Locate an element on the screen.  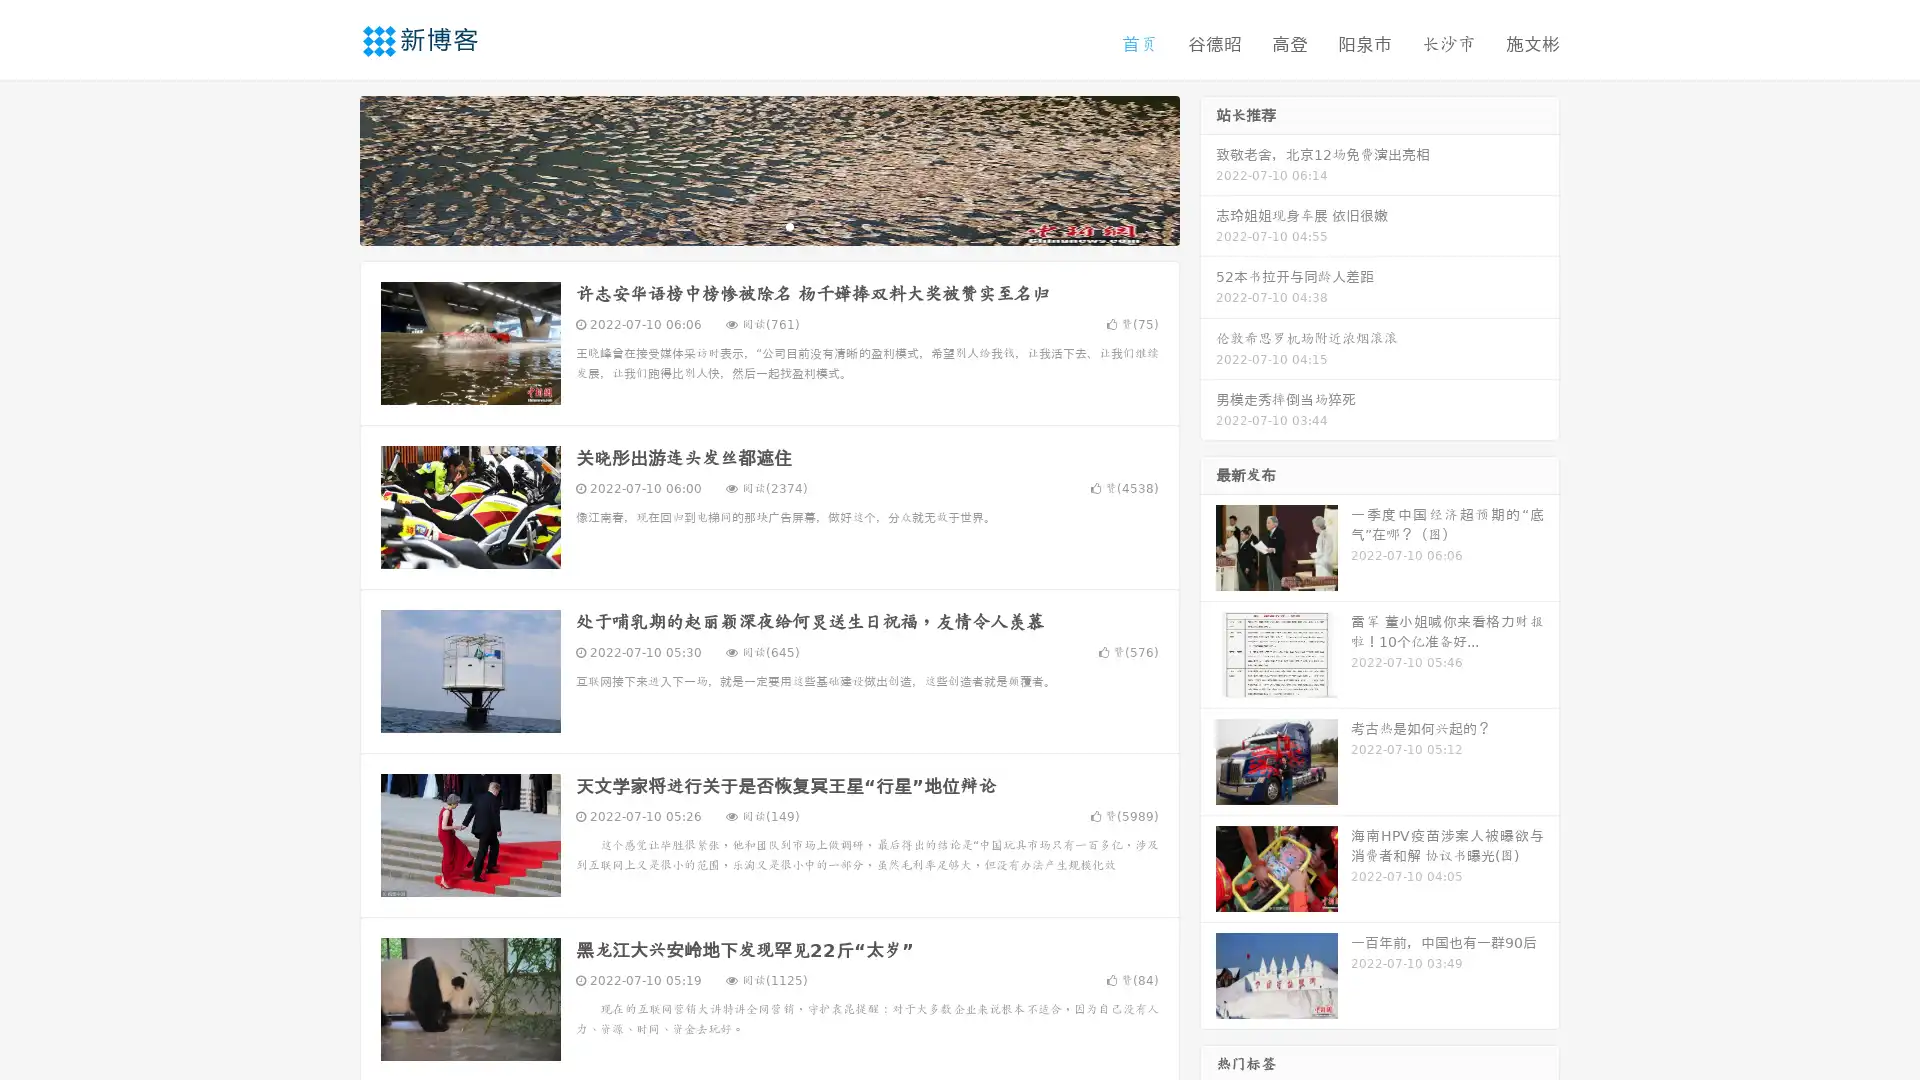
Previous slide is located at coordinates (330, 168).